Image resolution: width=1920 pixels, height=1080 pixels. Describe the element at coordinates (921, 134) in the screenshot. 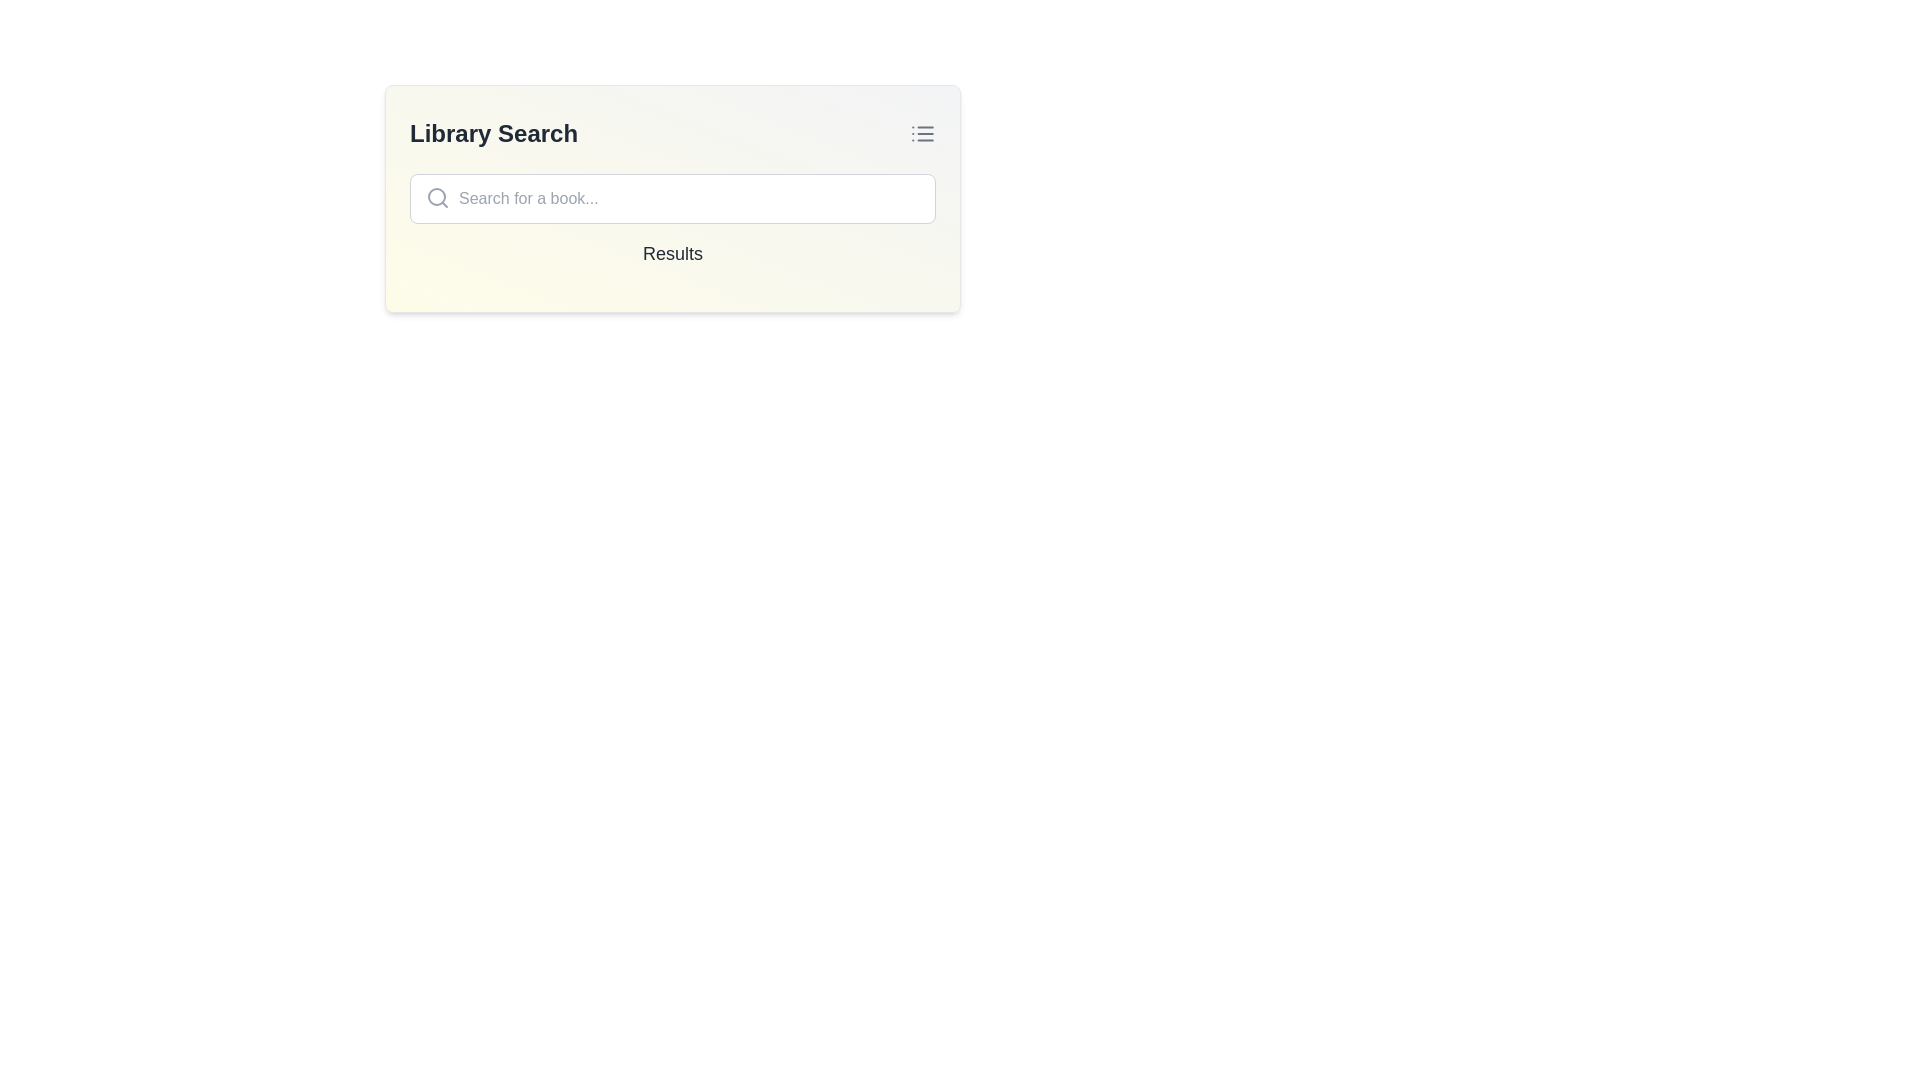

I see `the compact icon with three horizontal lines representing a list, located at the top-right corner of the 'Library Search' panel` at that location.